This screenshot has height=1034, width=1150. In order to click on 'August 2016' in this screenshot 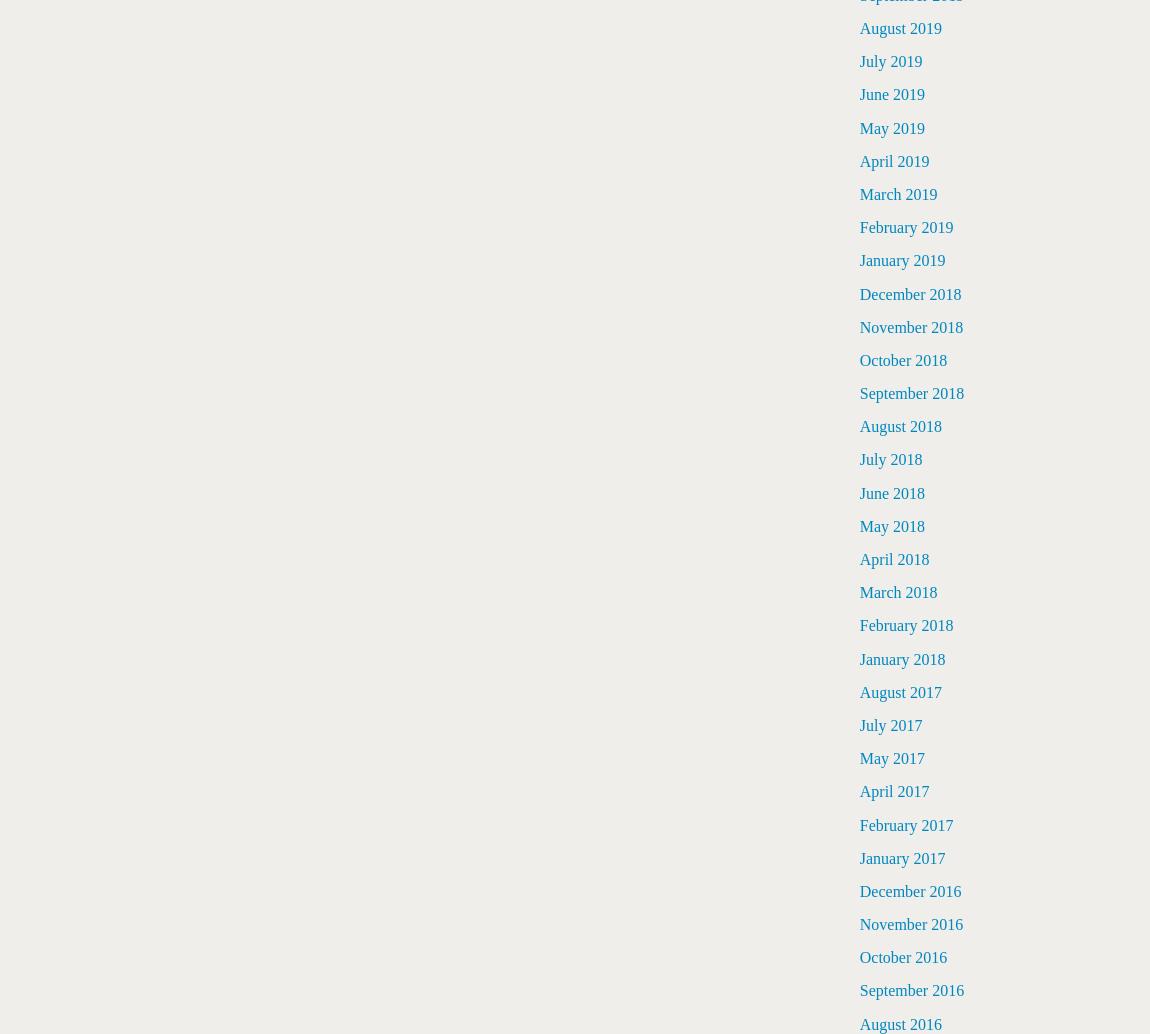, I will do `click(900, 1022)`.